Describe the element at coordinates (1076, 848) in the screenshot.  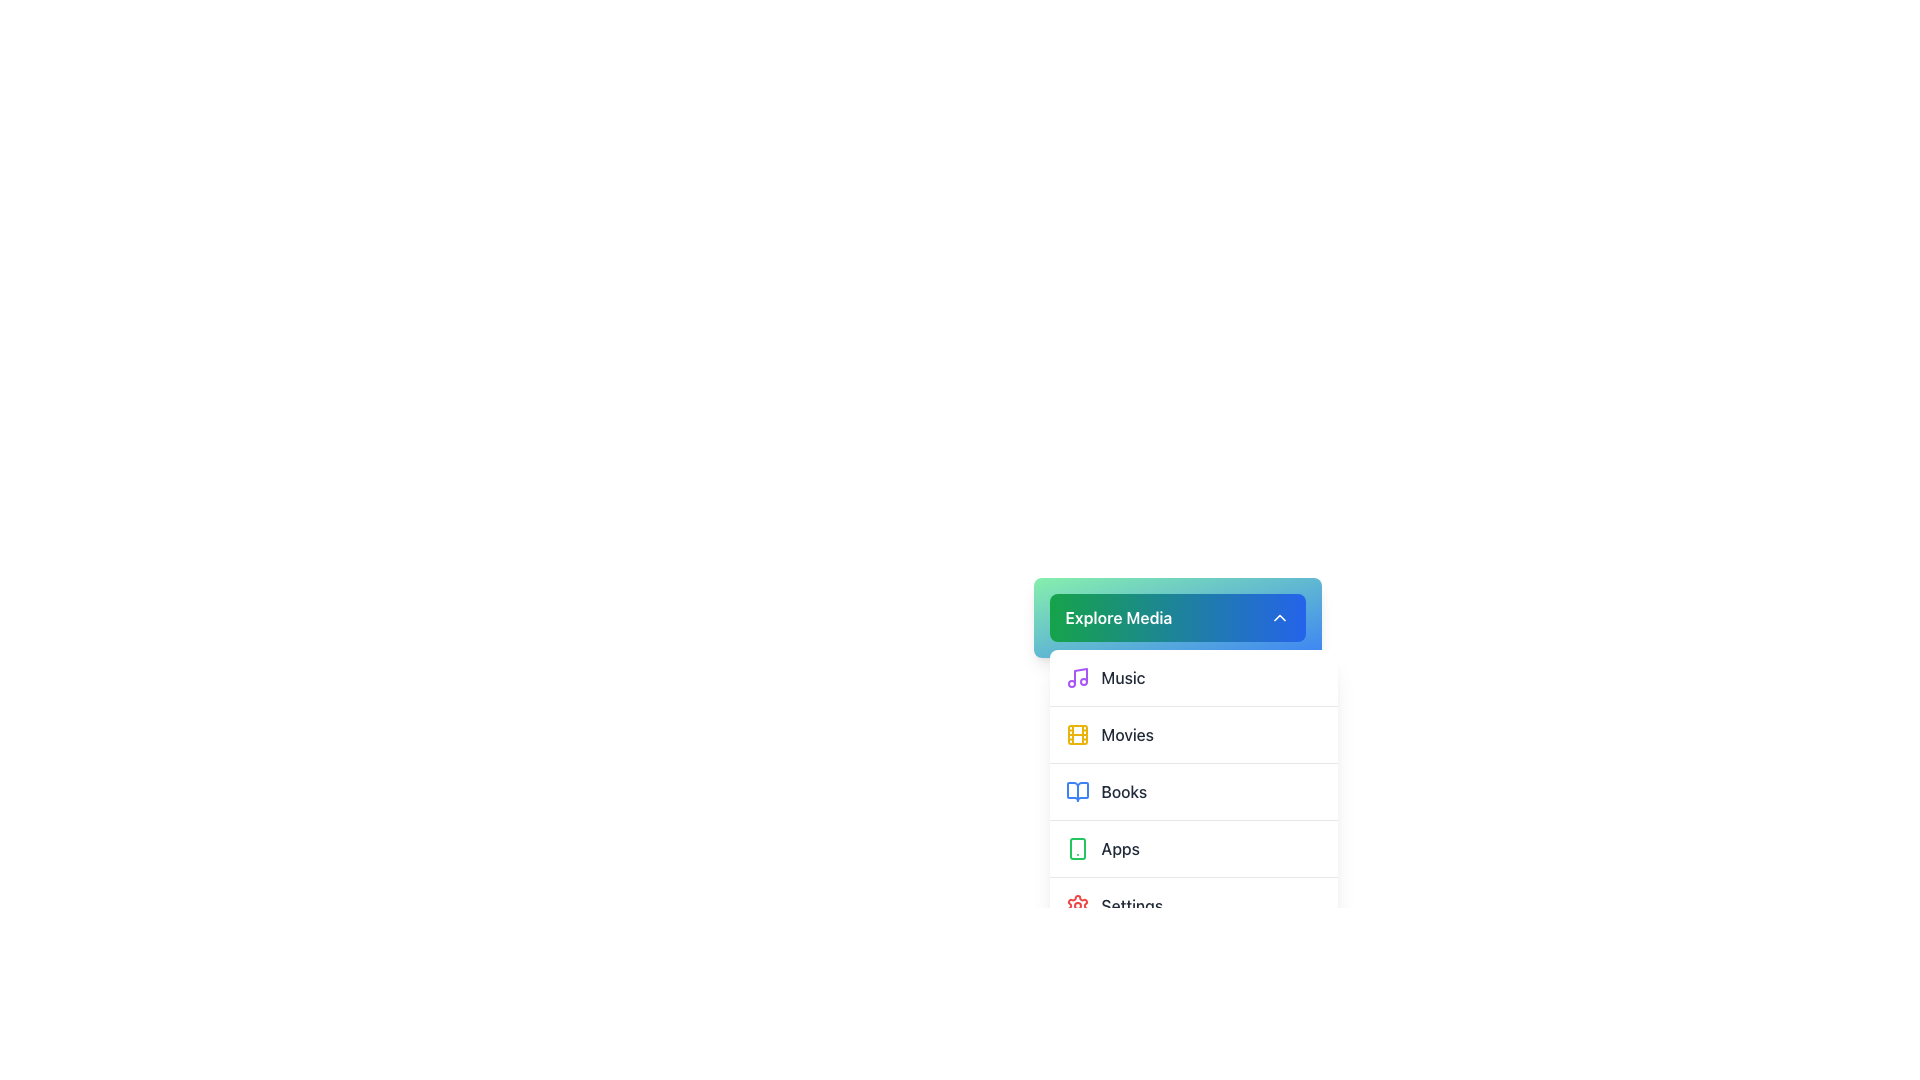
I see `the decorative graphical element within the smartphone icon located near the bottom right of the interface, adjacent to the 'Explore Media' dropdown menu` at that location.